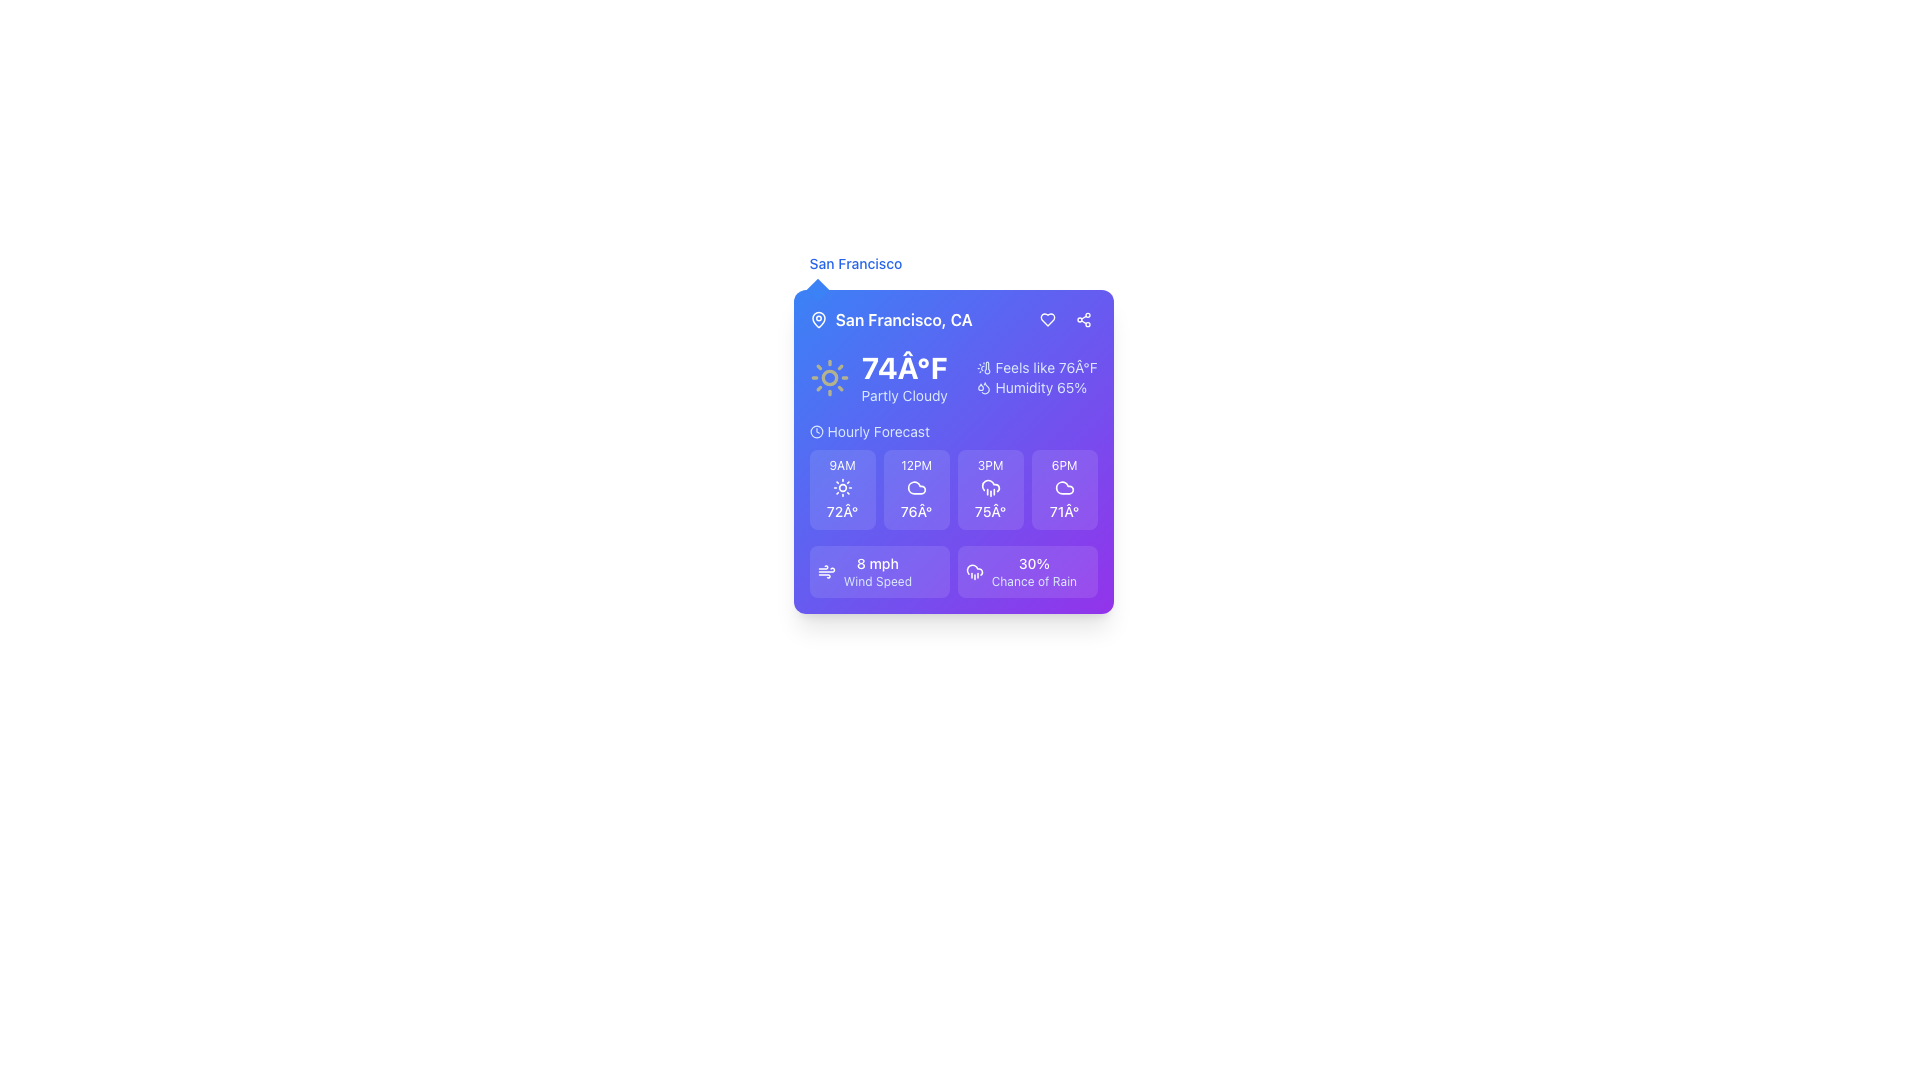  I want to click on the text label indicating the specific time (9AM) in the hourly forecast section of the compact weather widget, so click(842, 466).